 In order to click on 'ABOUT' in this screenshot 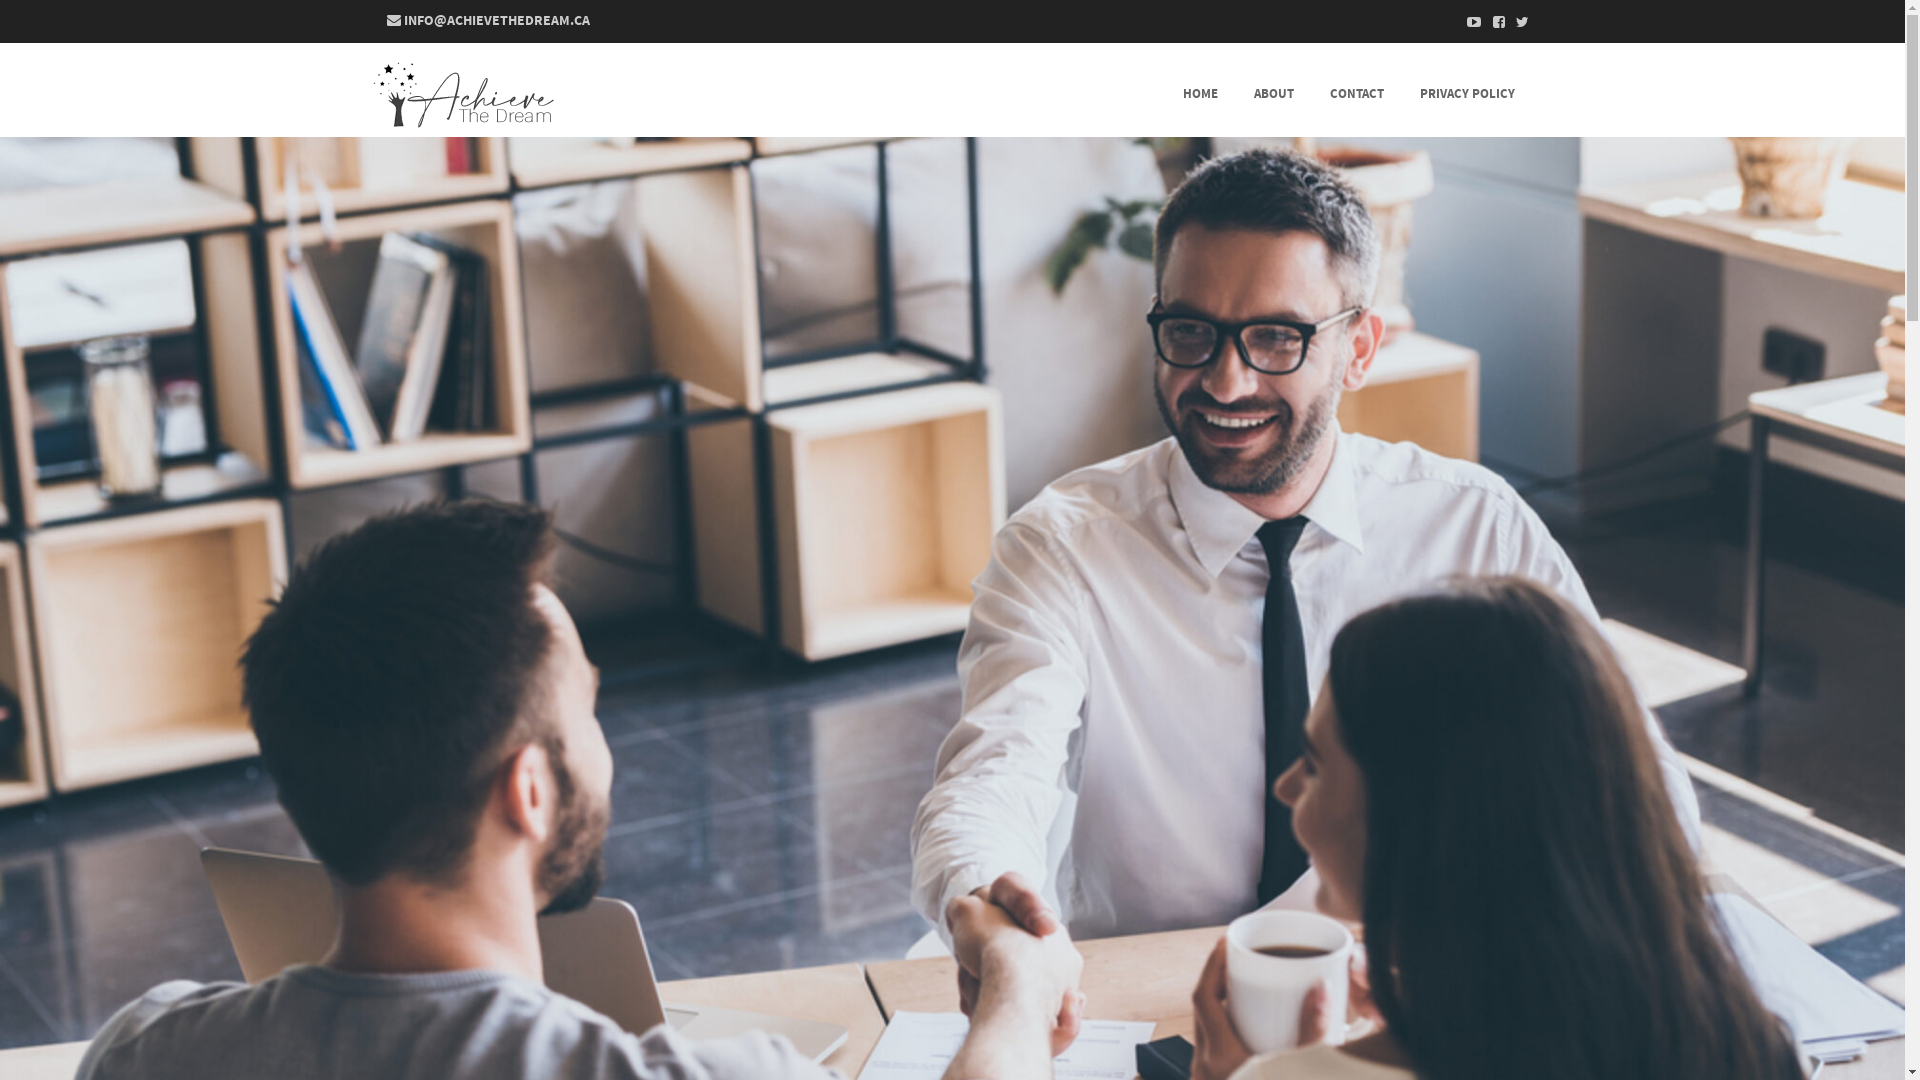, I will do `click(1272, 88)`.